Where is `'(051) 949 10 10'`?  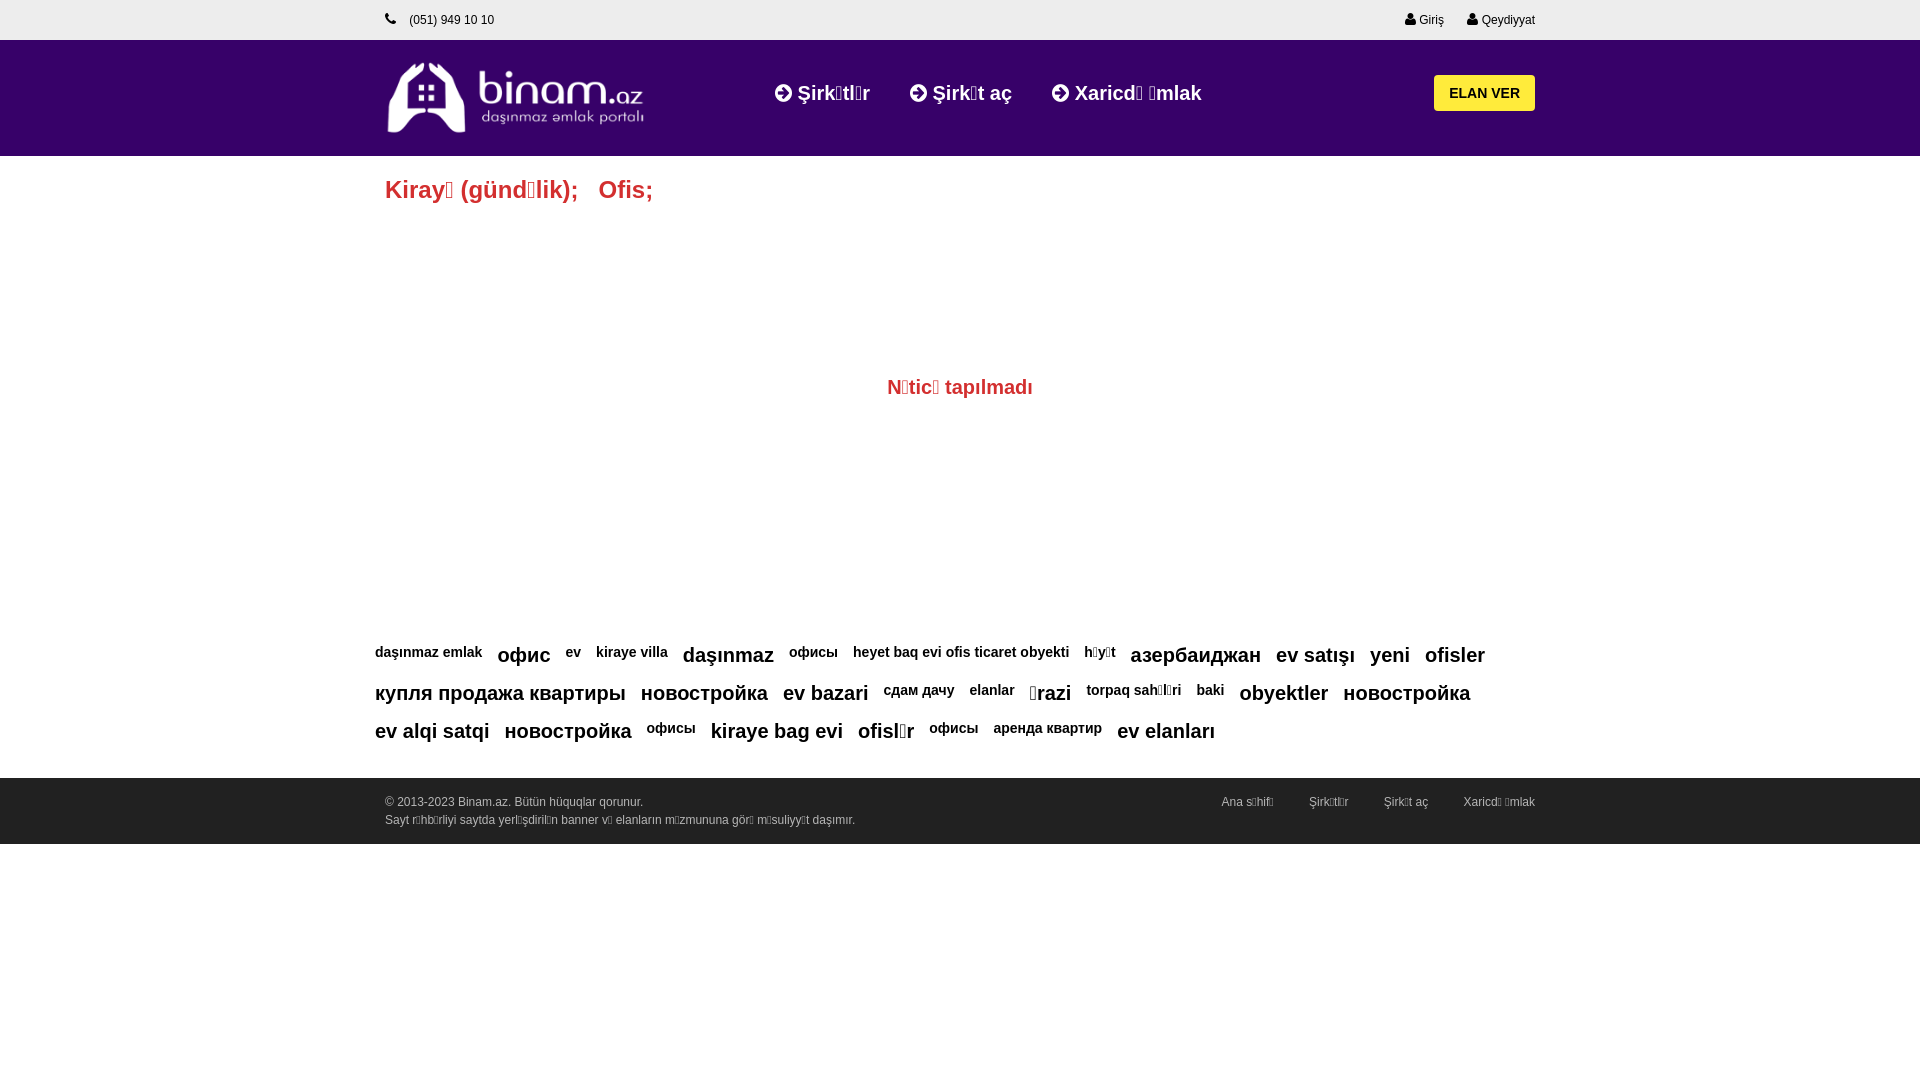
'(051) 949 10 10' is located at coordinates (438, 19).